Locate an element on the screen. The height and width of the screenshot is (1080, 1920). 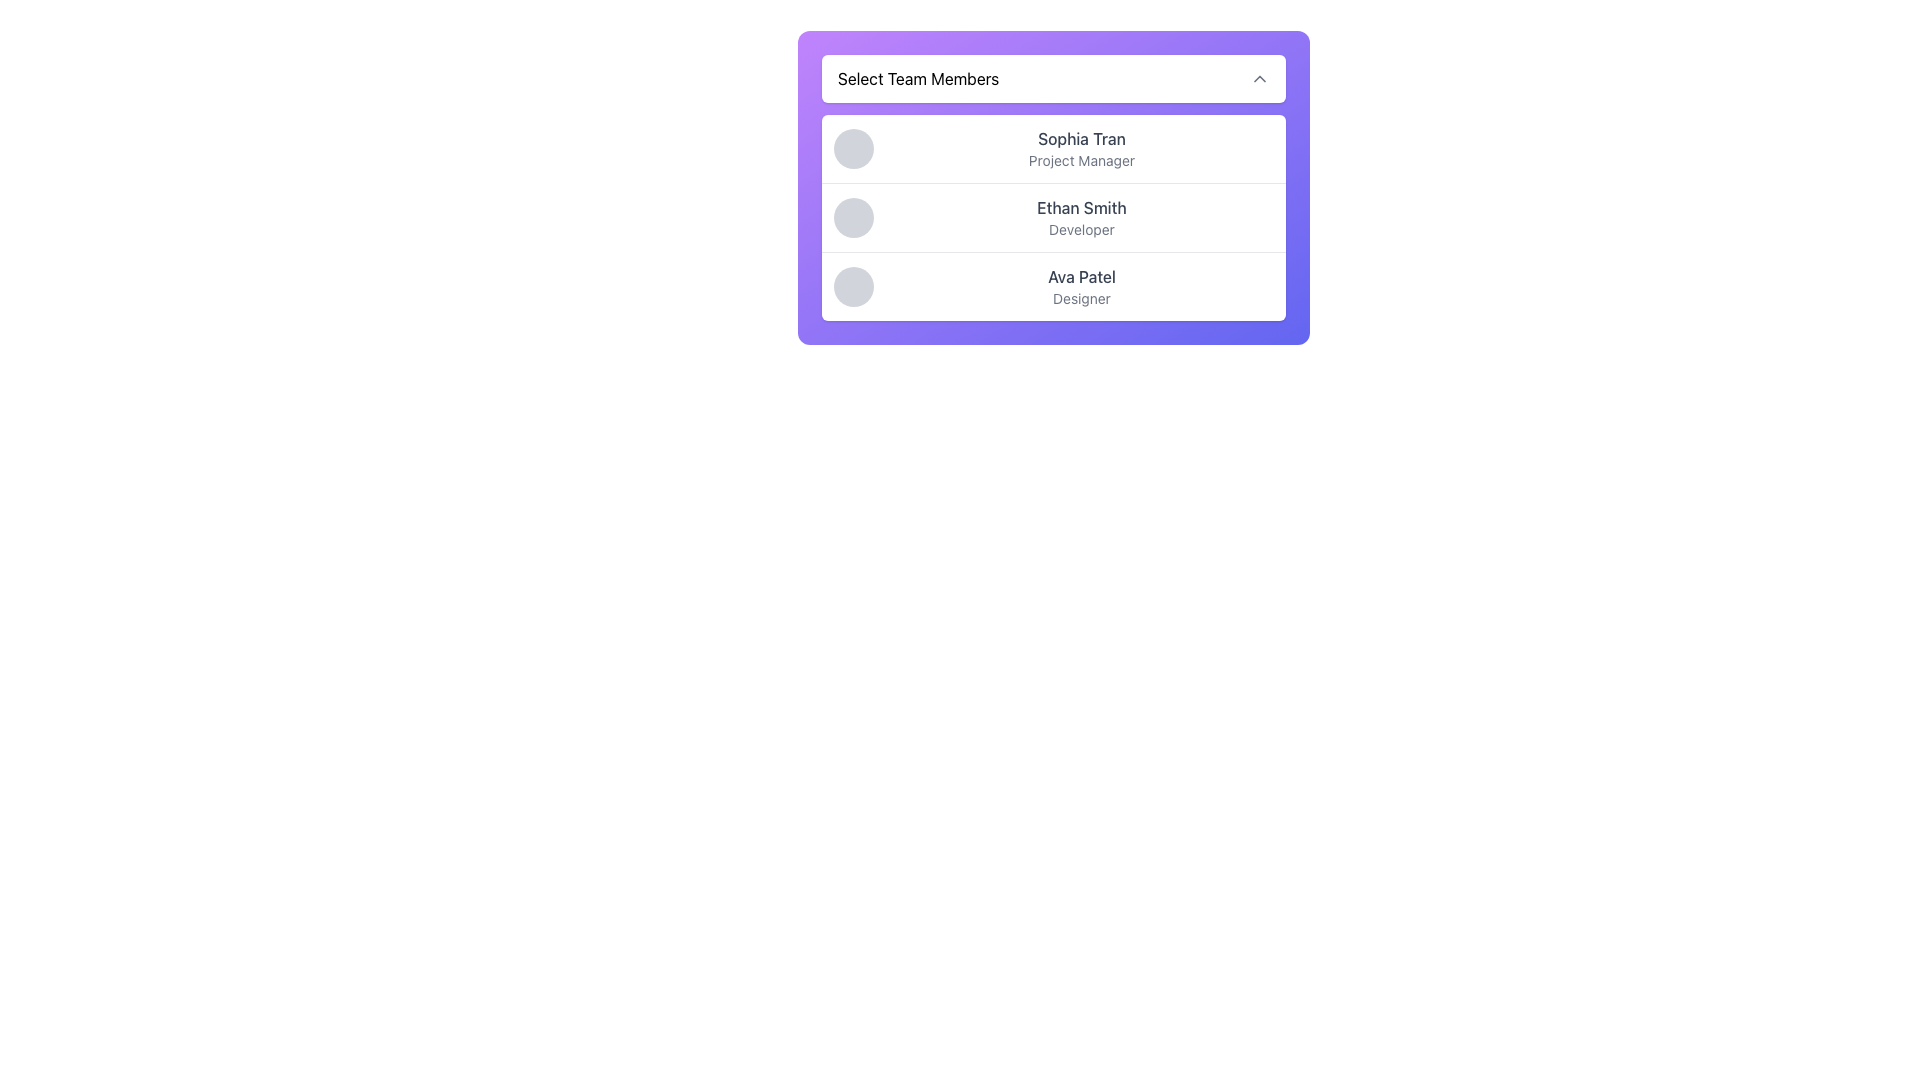
the composite textual display element showing 'Sophia Tran' and 'Project Manager' is located at coordinates (1080, 148).